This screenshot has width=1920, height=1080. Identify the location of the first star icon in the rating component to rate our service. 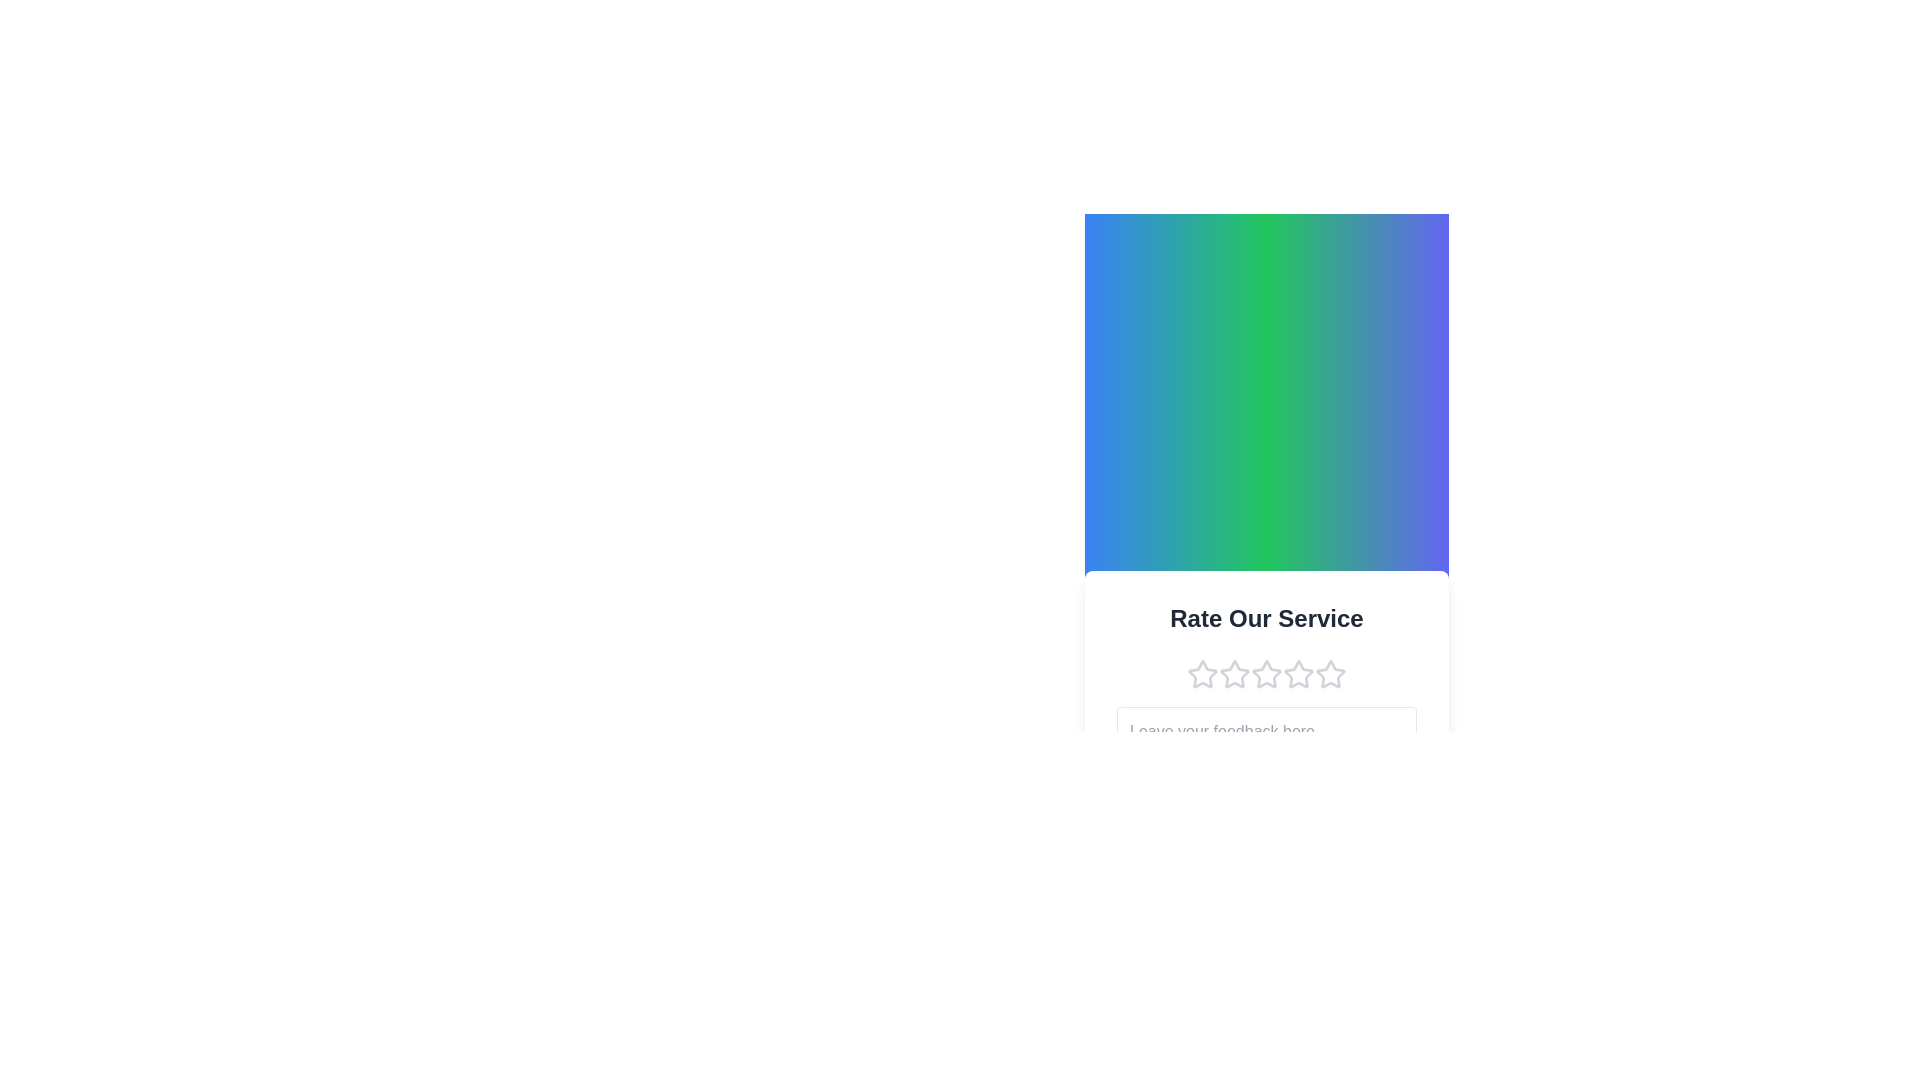
(1200, 672).